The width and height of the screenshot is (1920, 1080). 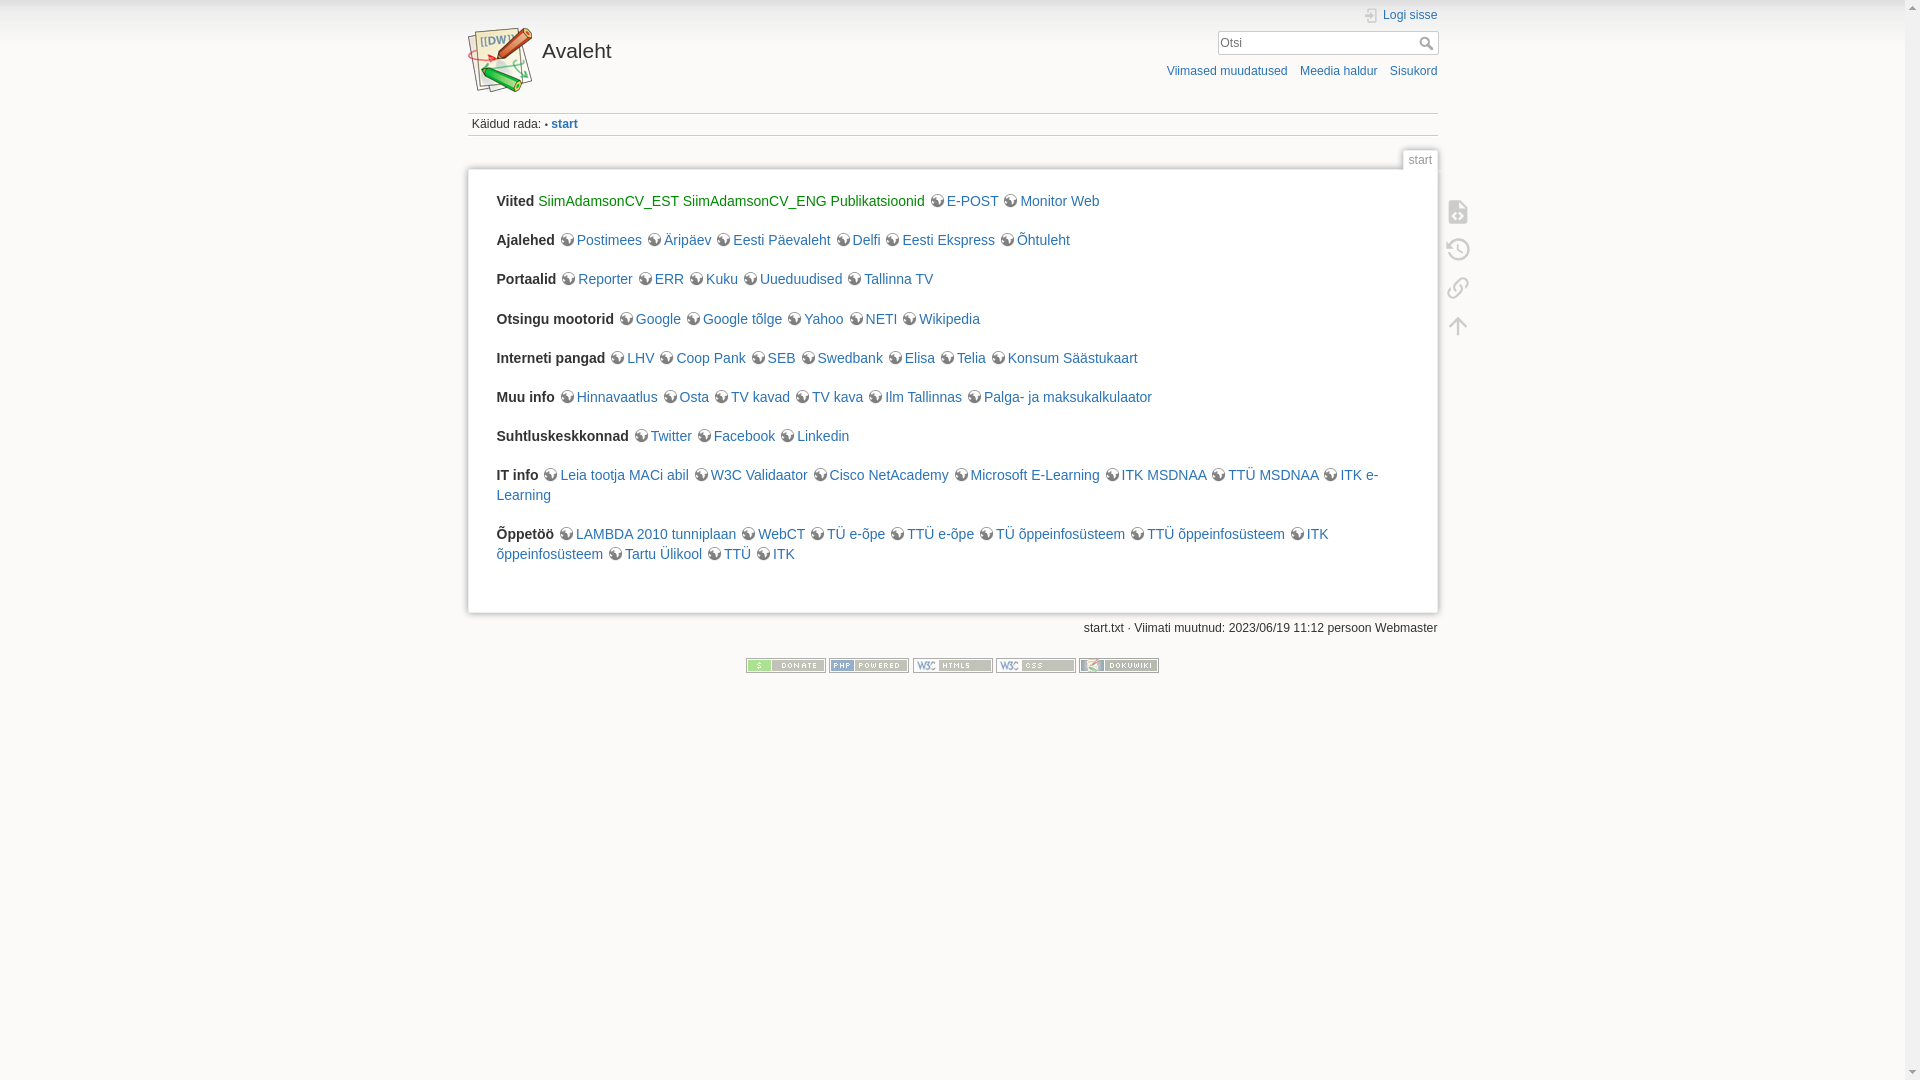 What do you see at coordinates (647, 532) in the screenshot?
I see `'LAMBDA 2010 tunniplaan'` at bounding box center [647, 532].